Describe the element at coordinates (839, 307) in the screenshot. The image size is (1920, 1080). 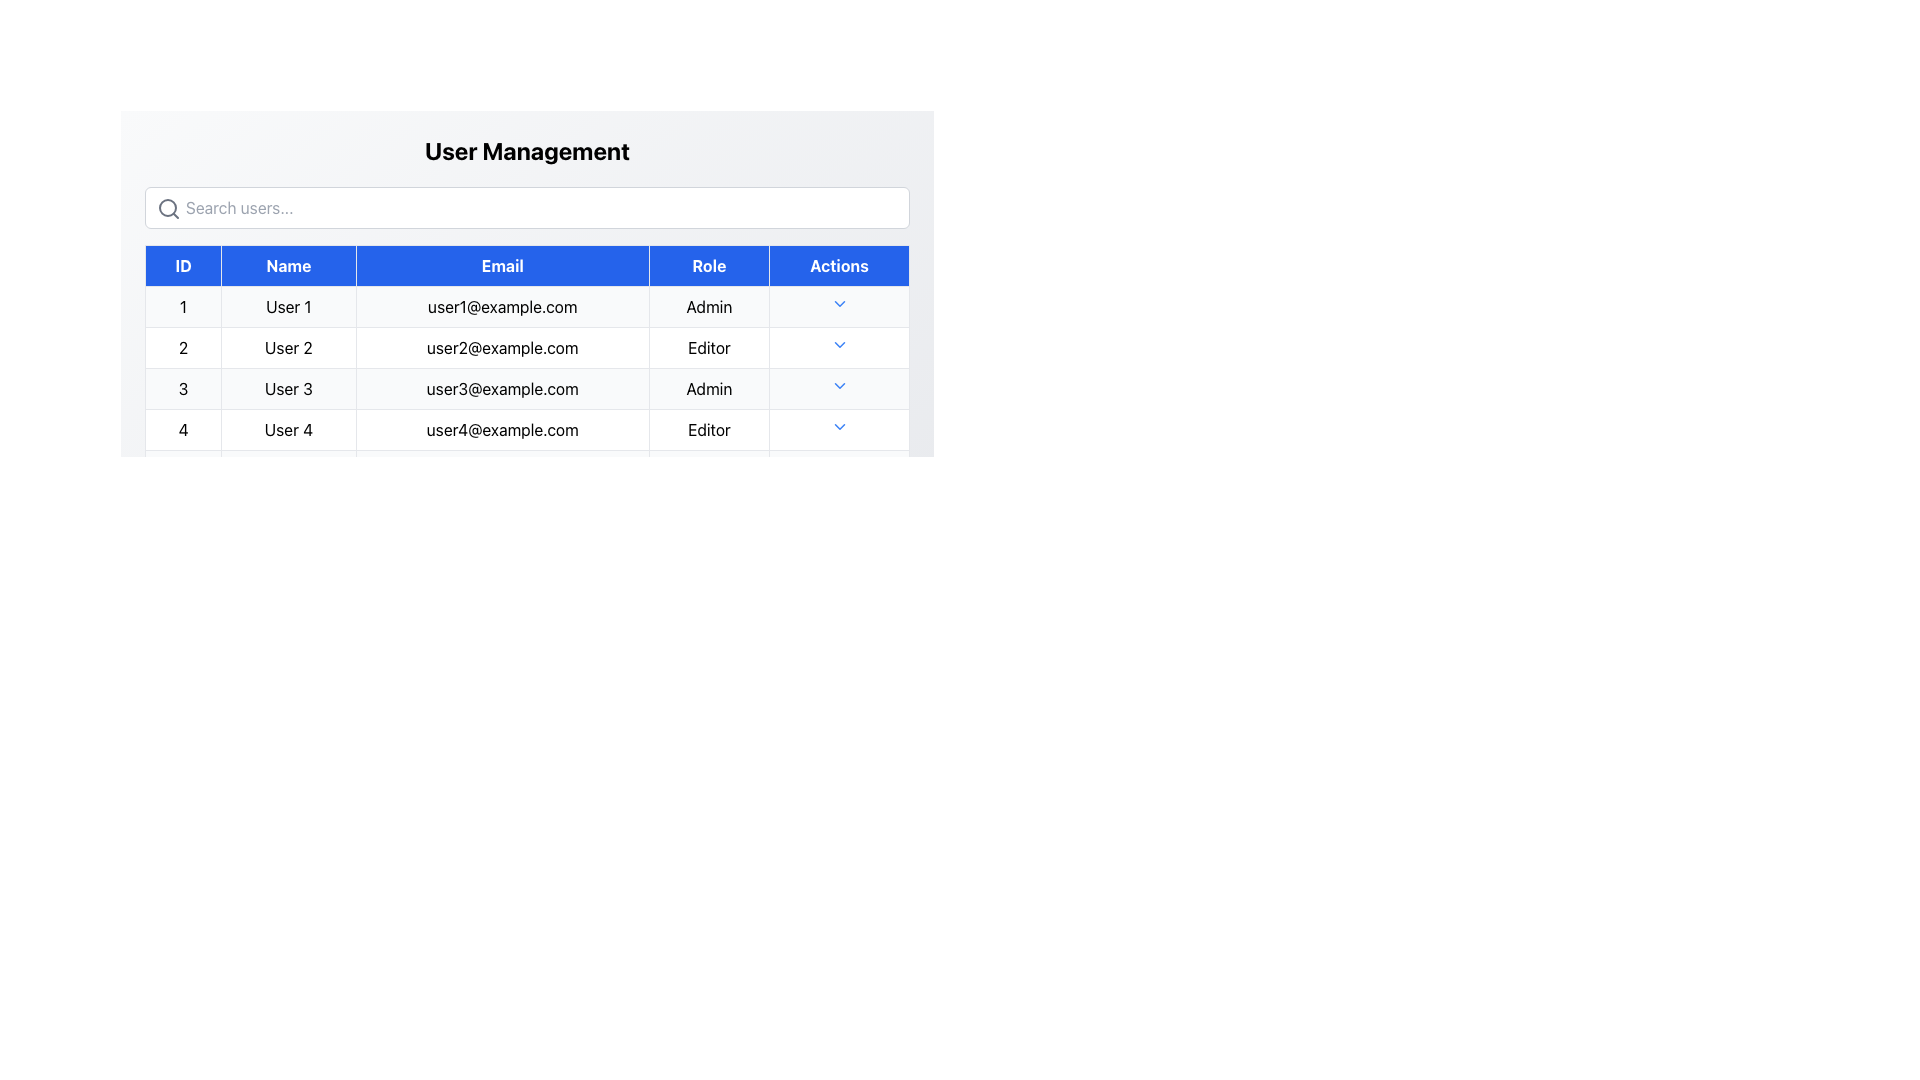
I see `the dropdown button in the last column of the first row of the user table, which corresponds to the user with ID 1 and email user1@example.com` at that location.